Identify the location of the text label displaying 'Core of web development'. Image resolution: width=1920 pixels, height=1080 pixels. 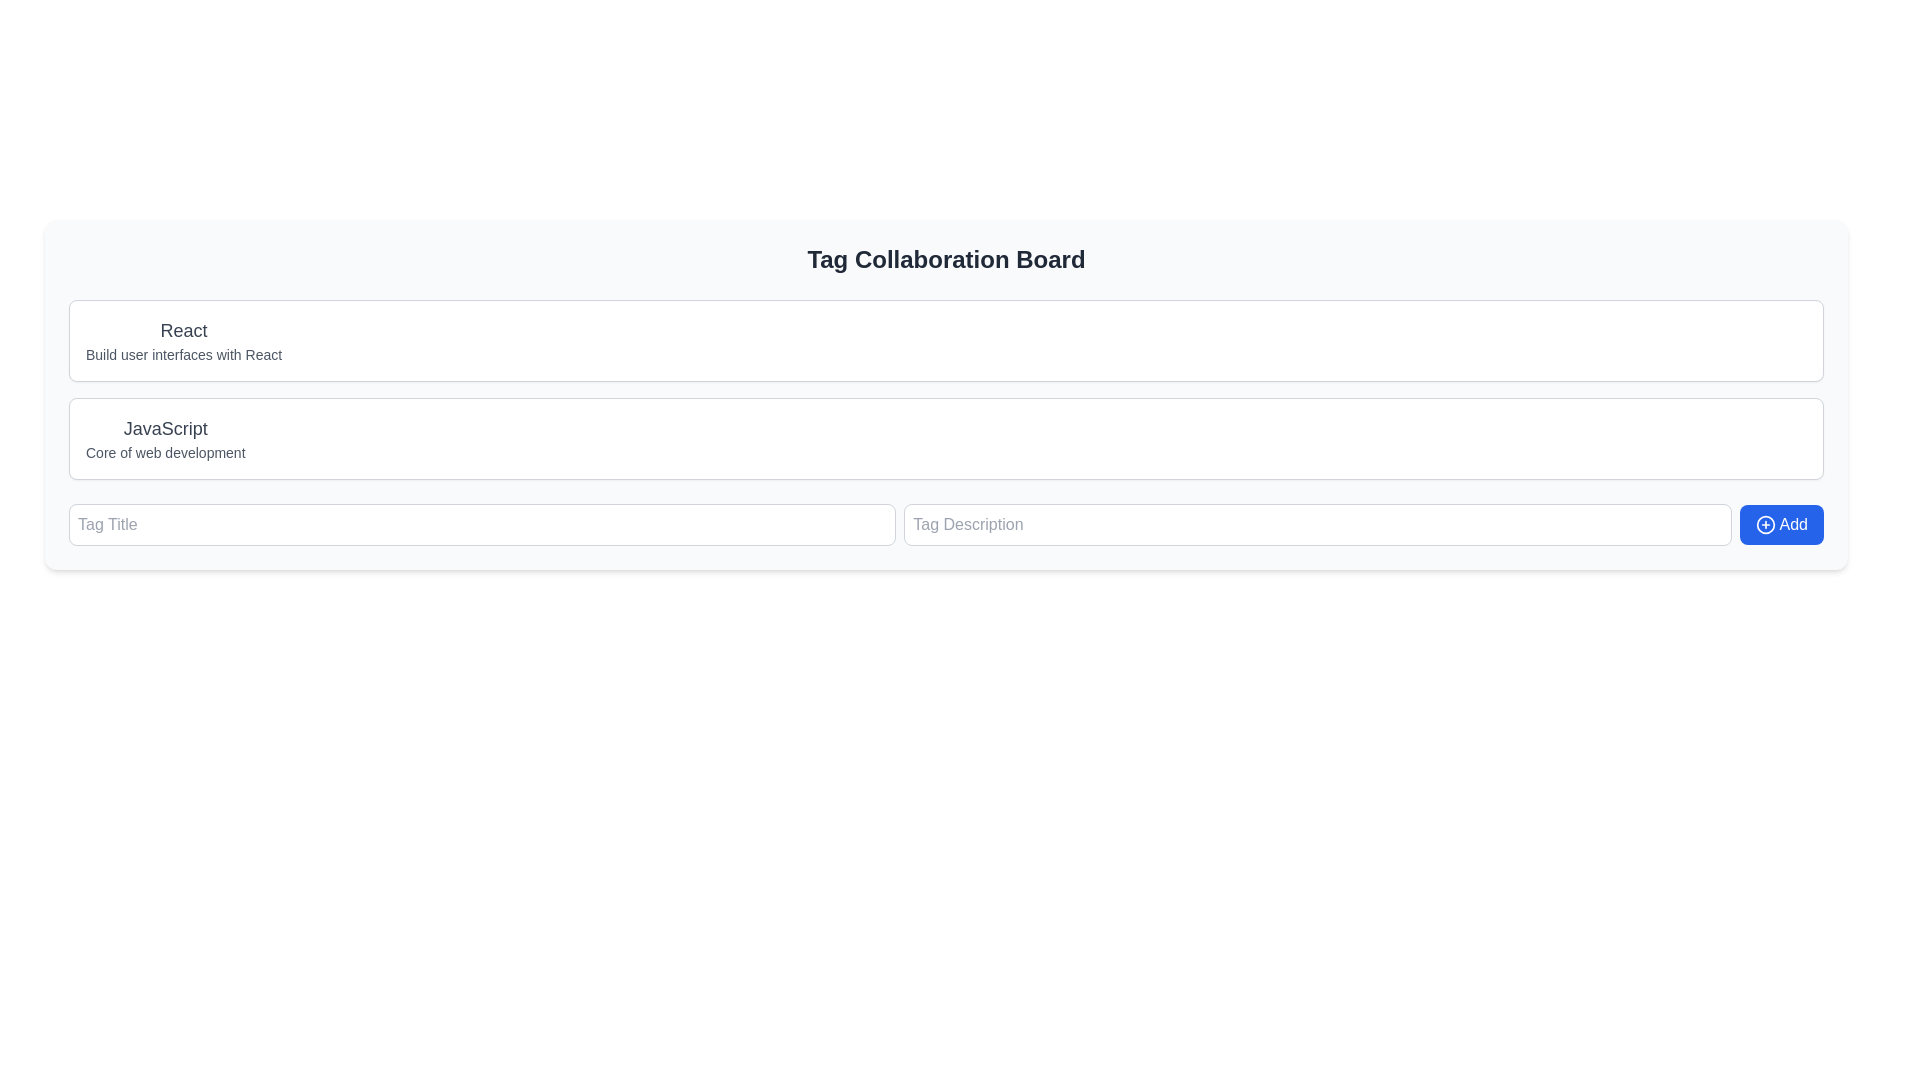
(165, 452).